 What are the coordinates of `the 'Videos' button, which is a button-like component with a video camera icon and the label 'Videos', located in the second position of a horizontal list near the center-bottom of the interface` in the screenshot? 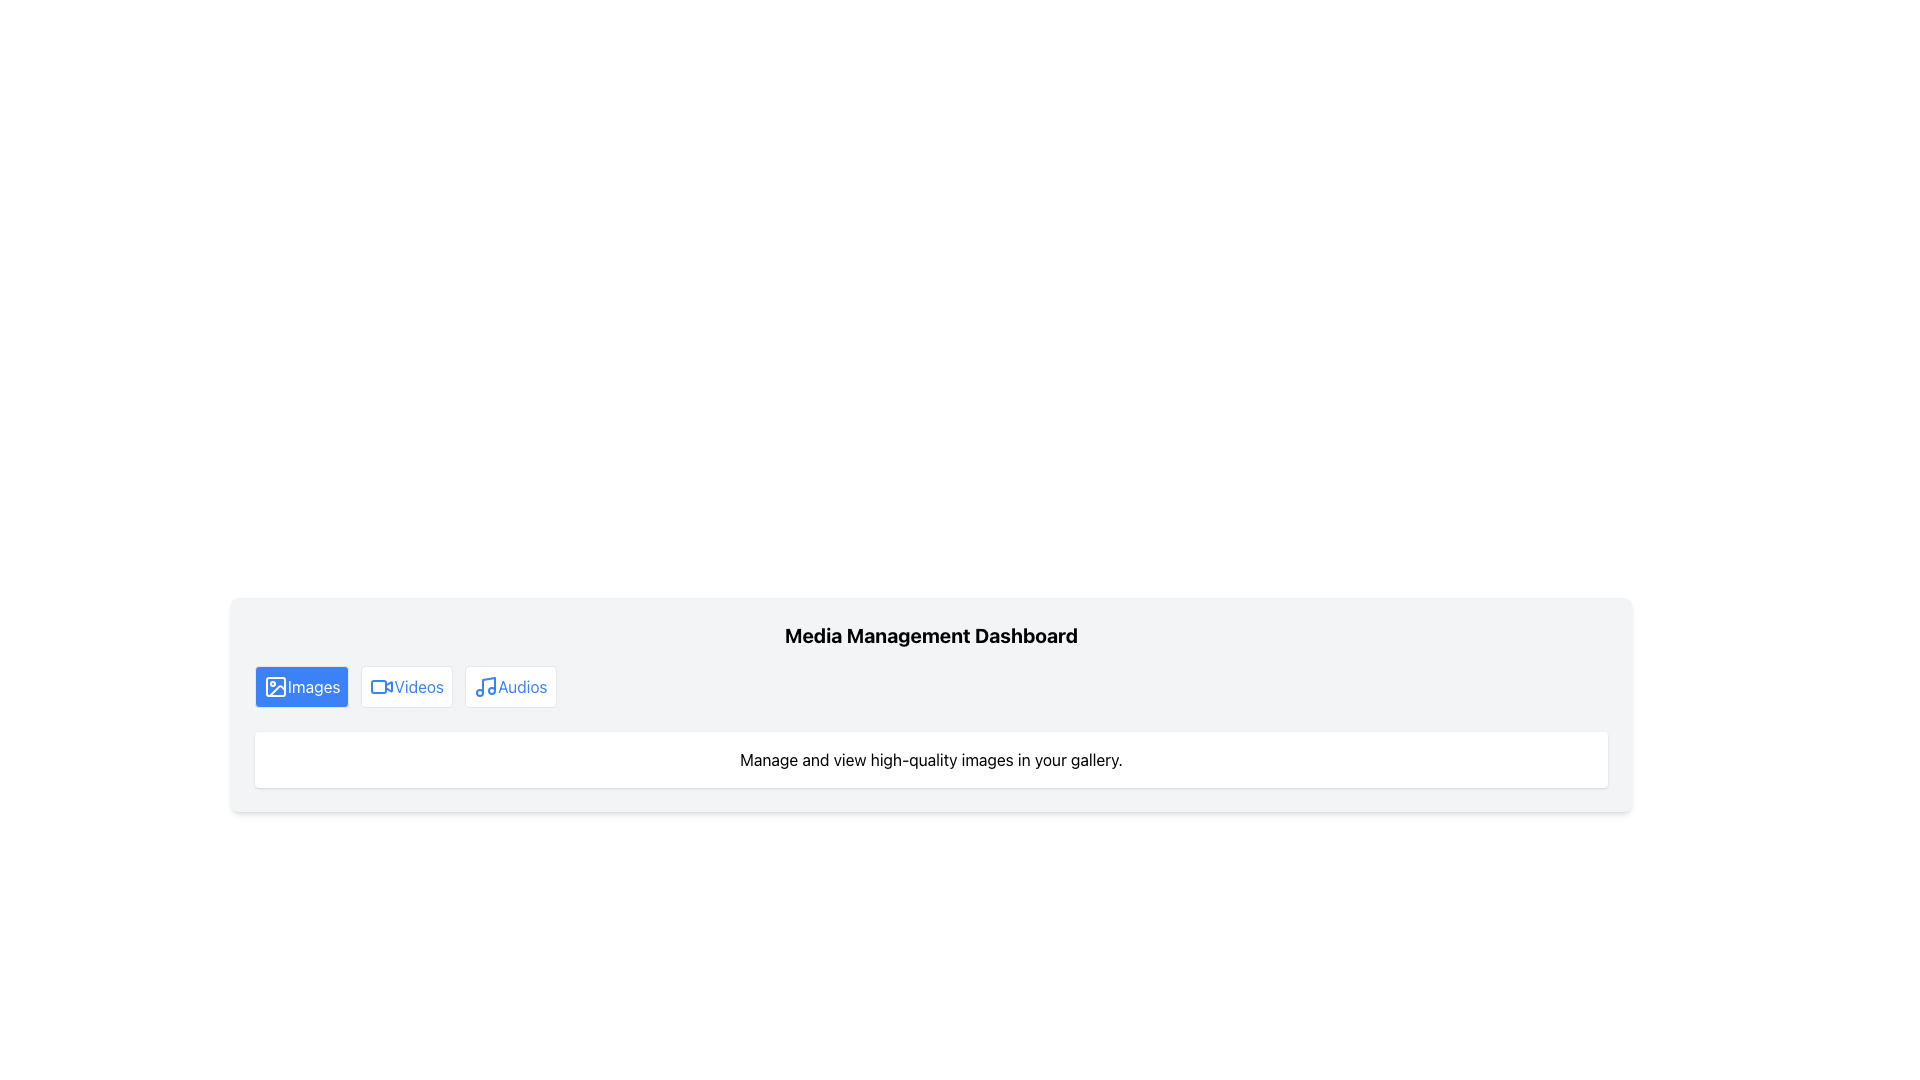 It's located at (406, 685).